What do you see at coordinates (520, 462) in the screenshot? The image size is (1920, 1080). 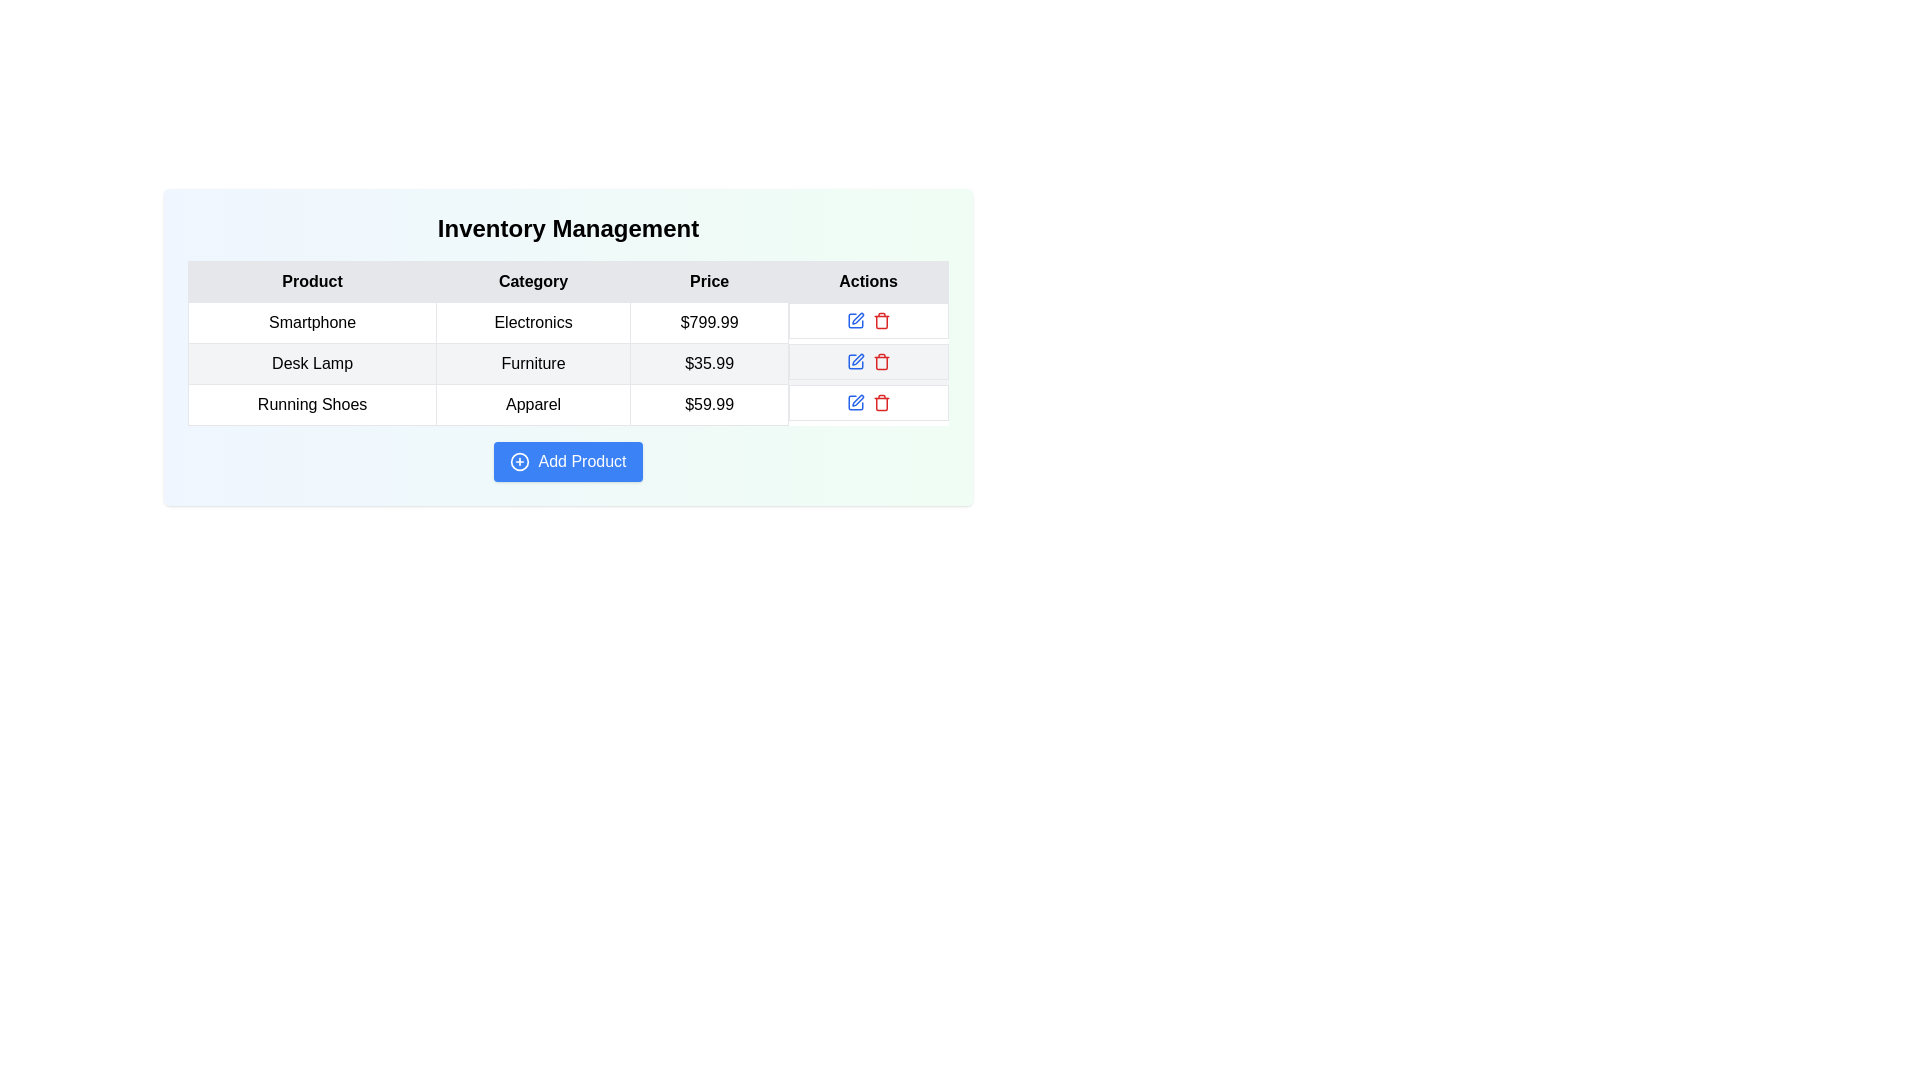 I see `the circular graphic within the SVG icon that is part of a plus sign structure located to the left of the 'Add Product' button` at bounding box center [520, 462].